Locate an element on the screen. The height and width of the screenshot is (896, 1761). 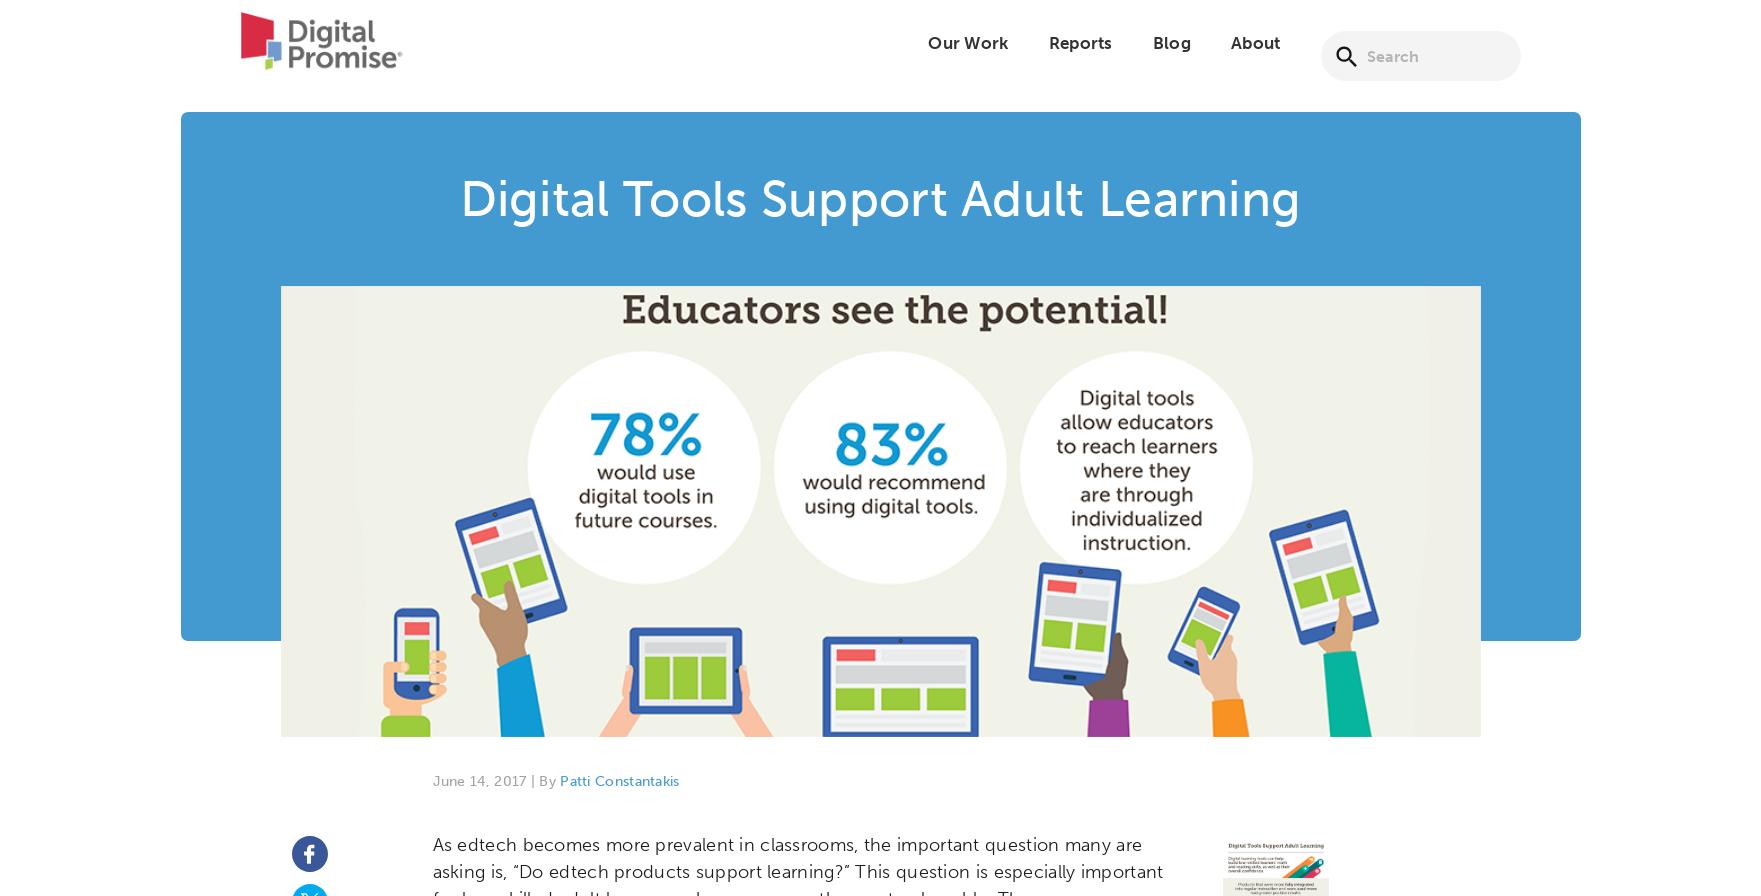
'Reports' is located at coordinates (1079, 55).